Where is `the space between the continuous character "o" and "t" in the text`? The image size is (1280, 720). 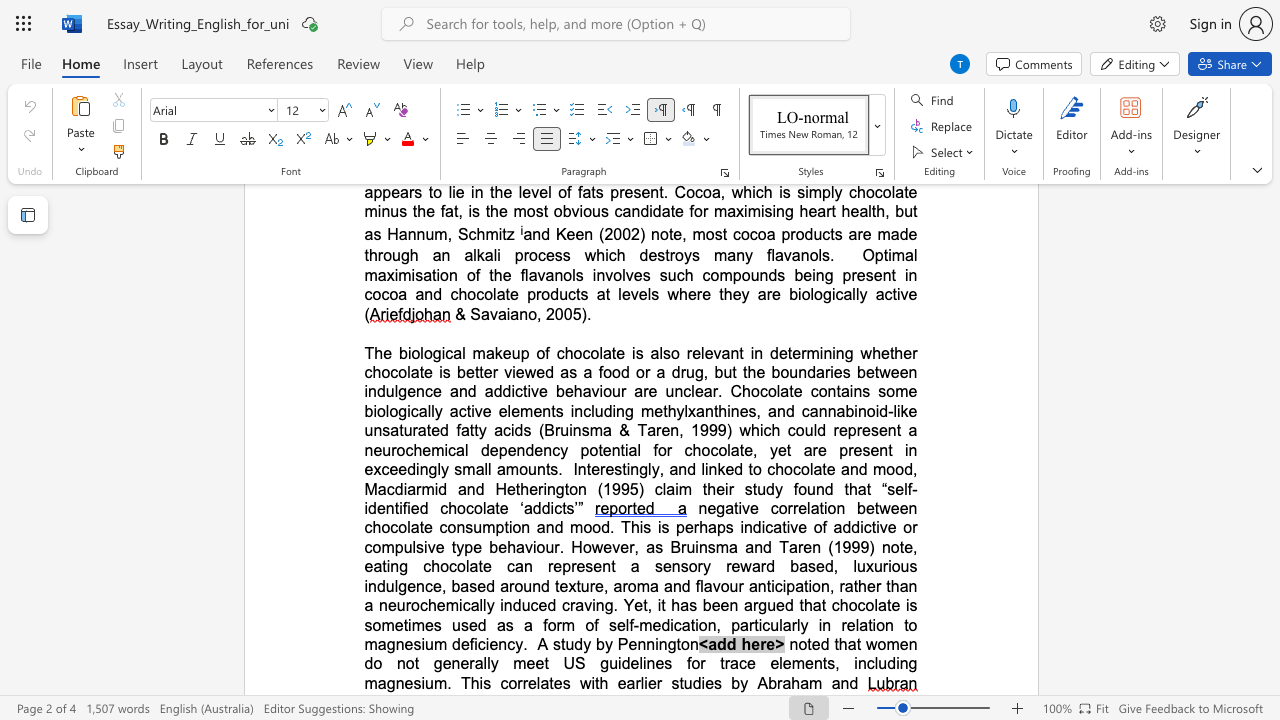 the space between the continuous character "o" and "t" in the text is located at coordinates (667, 233).